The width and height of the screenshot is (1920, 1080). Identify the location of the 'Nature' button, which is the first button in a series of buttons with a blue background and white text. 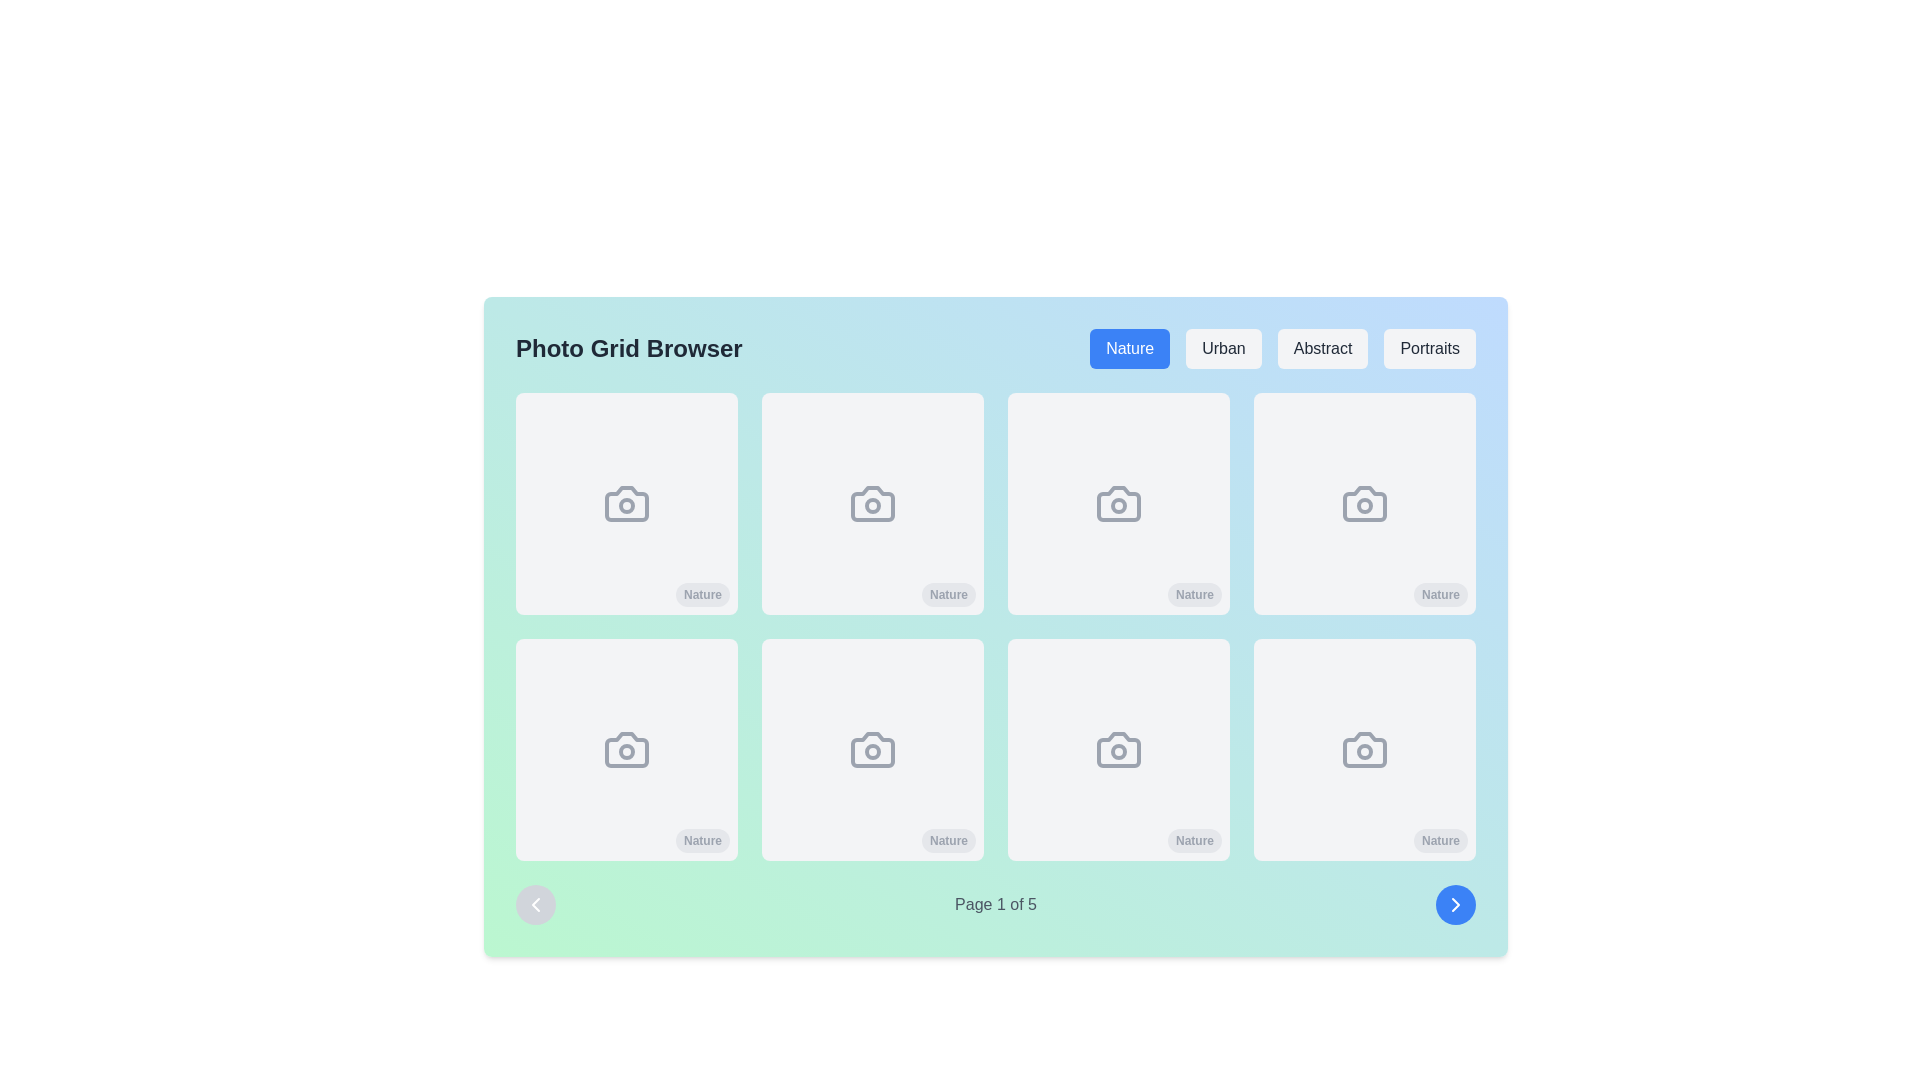
(1130, 347).